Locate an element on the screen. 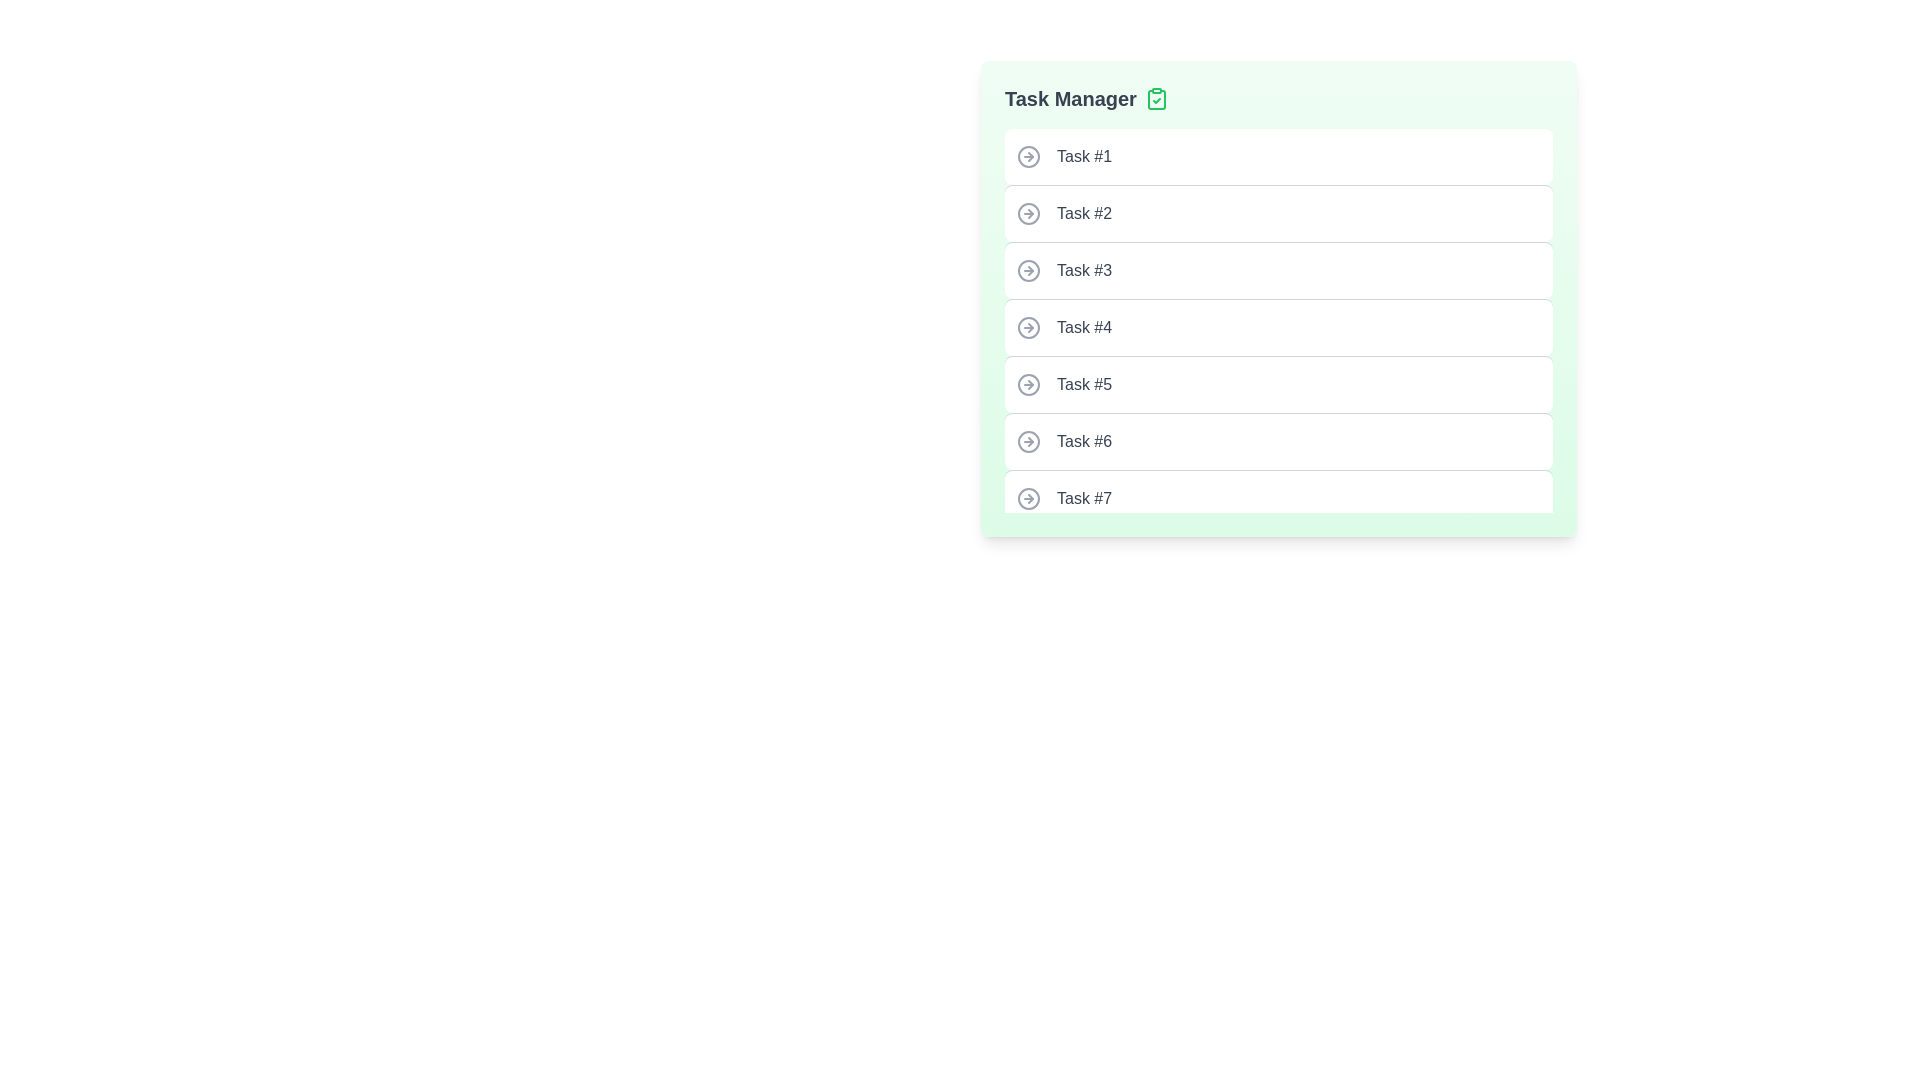 The height and width of the screenshot is (1080, 1920). the task labeled Task #7 is located at coordinates (1277, 497).